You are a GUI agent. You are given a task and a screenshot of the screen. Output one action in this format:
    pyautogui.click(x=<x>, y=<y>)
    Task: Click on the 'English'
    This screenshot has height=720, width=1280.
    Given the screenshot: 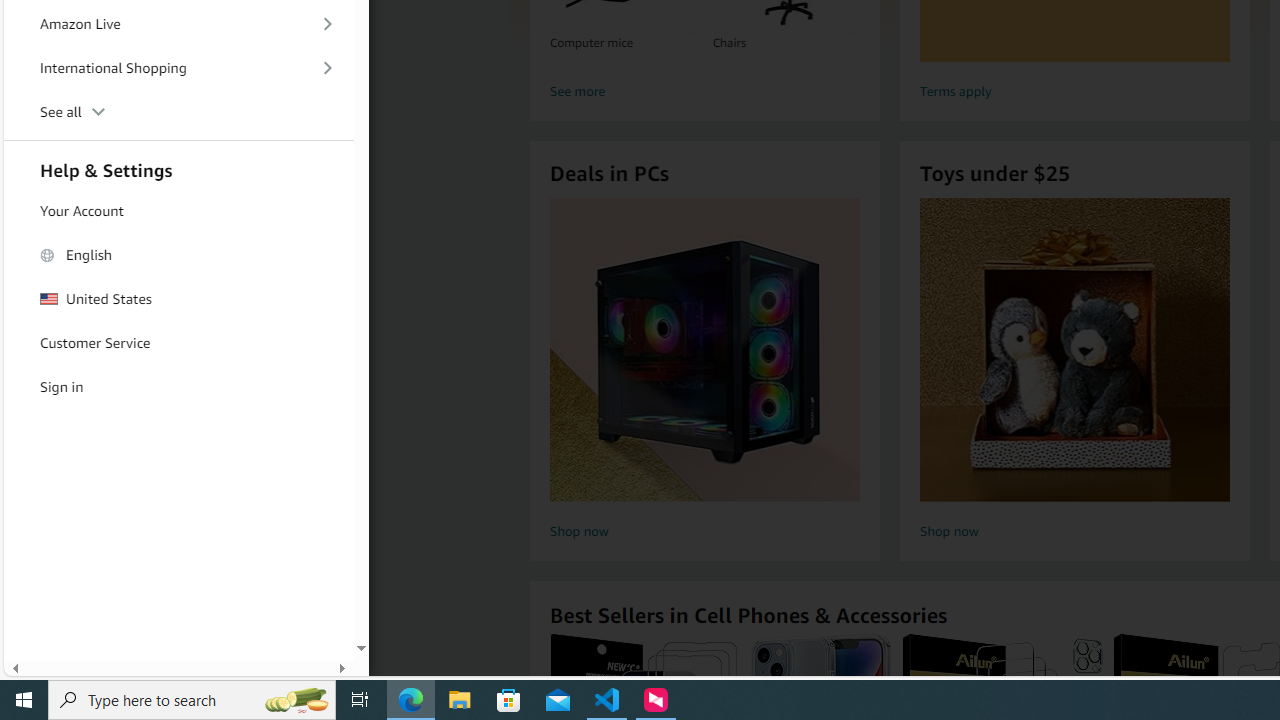 What is the action you would take?
    pyautogui.click(x=179, y=253)
    